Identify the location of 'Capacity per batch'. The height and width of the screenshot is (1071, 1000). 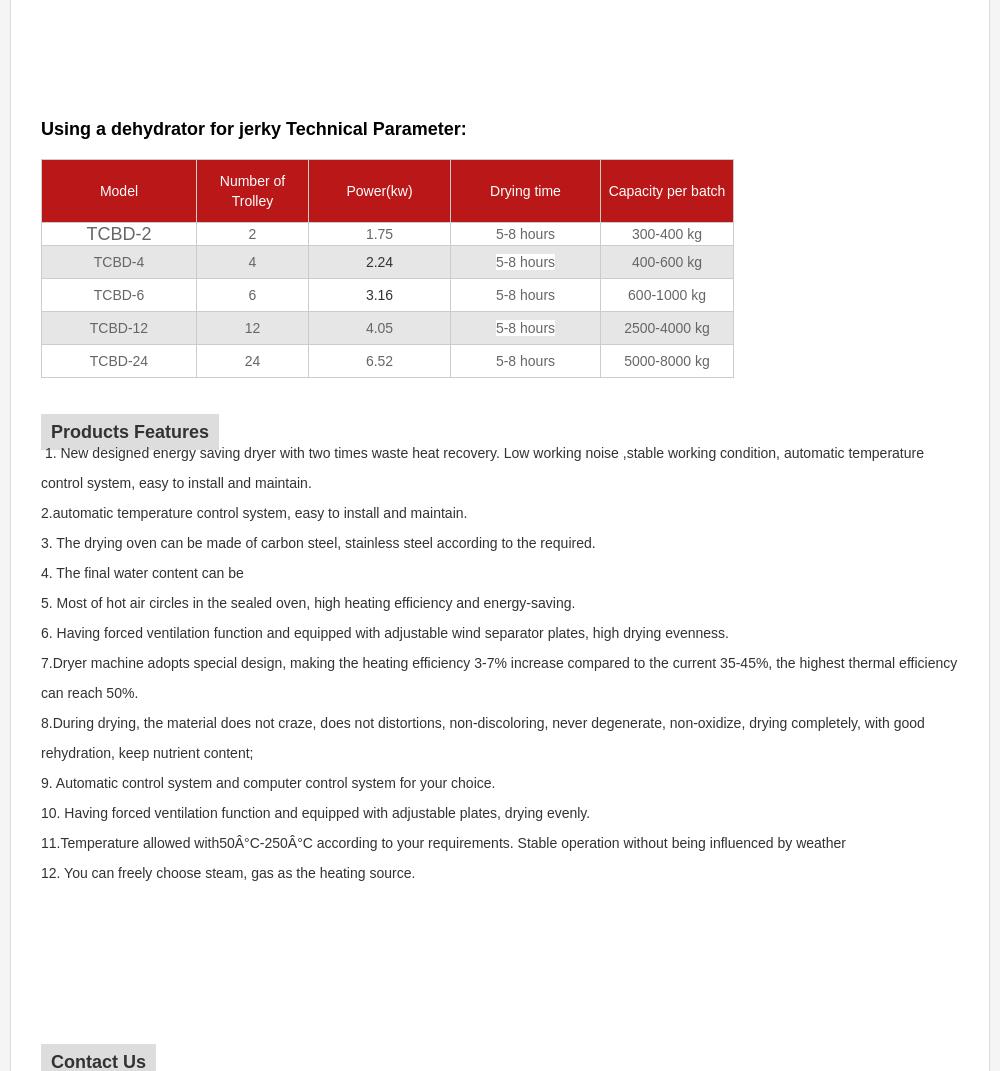
(666, 189).